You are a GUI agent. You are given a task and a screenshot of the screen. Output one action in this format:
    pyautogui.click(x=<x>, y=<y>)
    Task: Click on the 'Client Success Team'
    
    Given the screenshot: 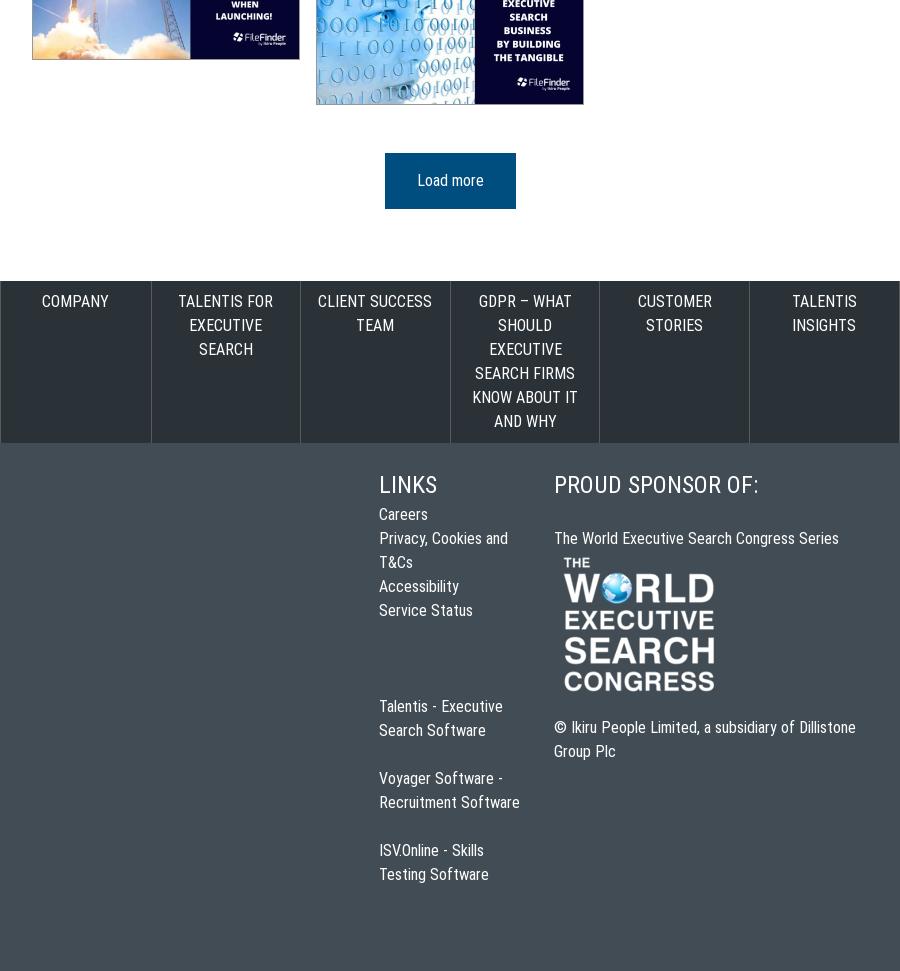 What is the action you would take?
    pyautogui.click(x=375, y=312)
    